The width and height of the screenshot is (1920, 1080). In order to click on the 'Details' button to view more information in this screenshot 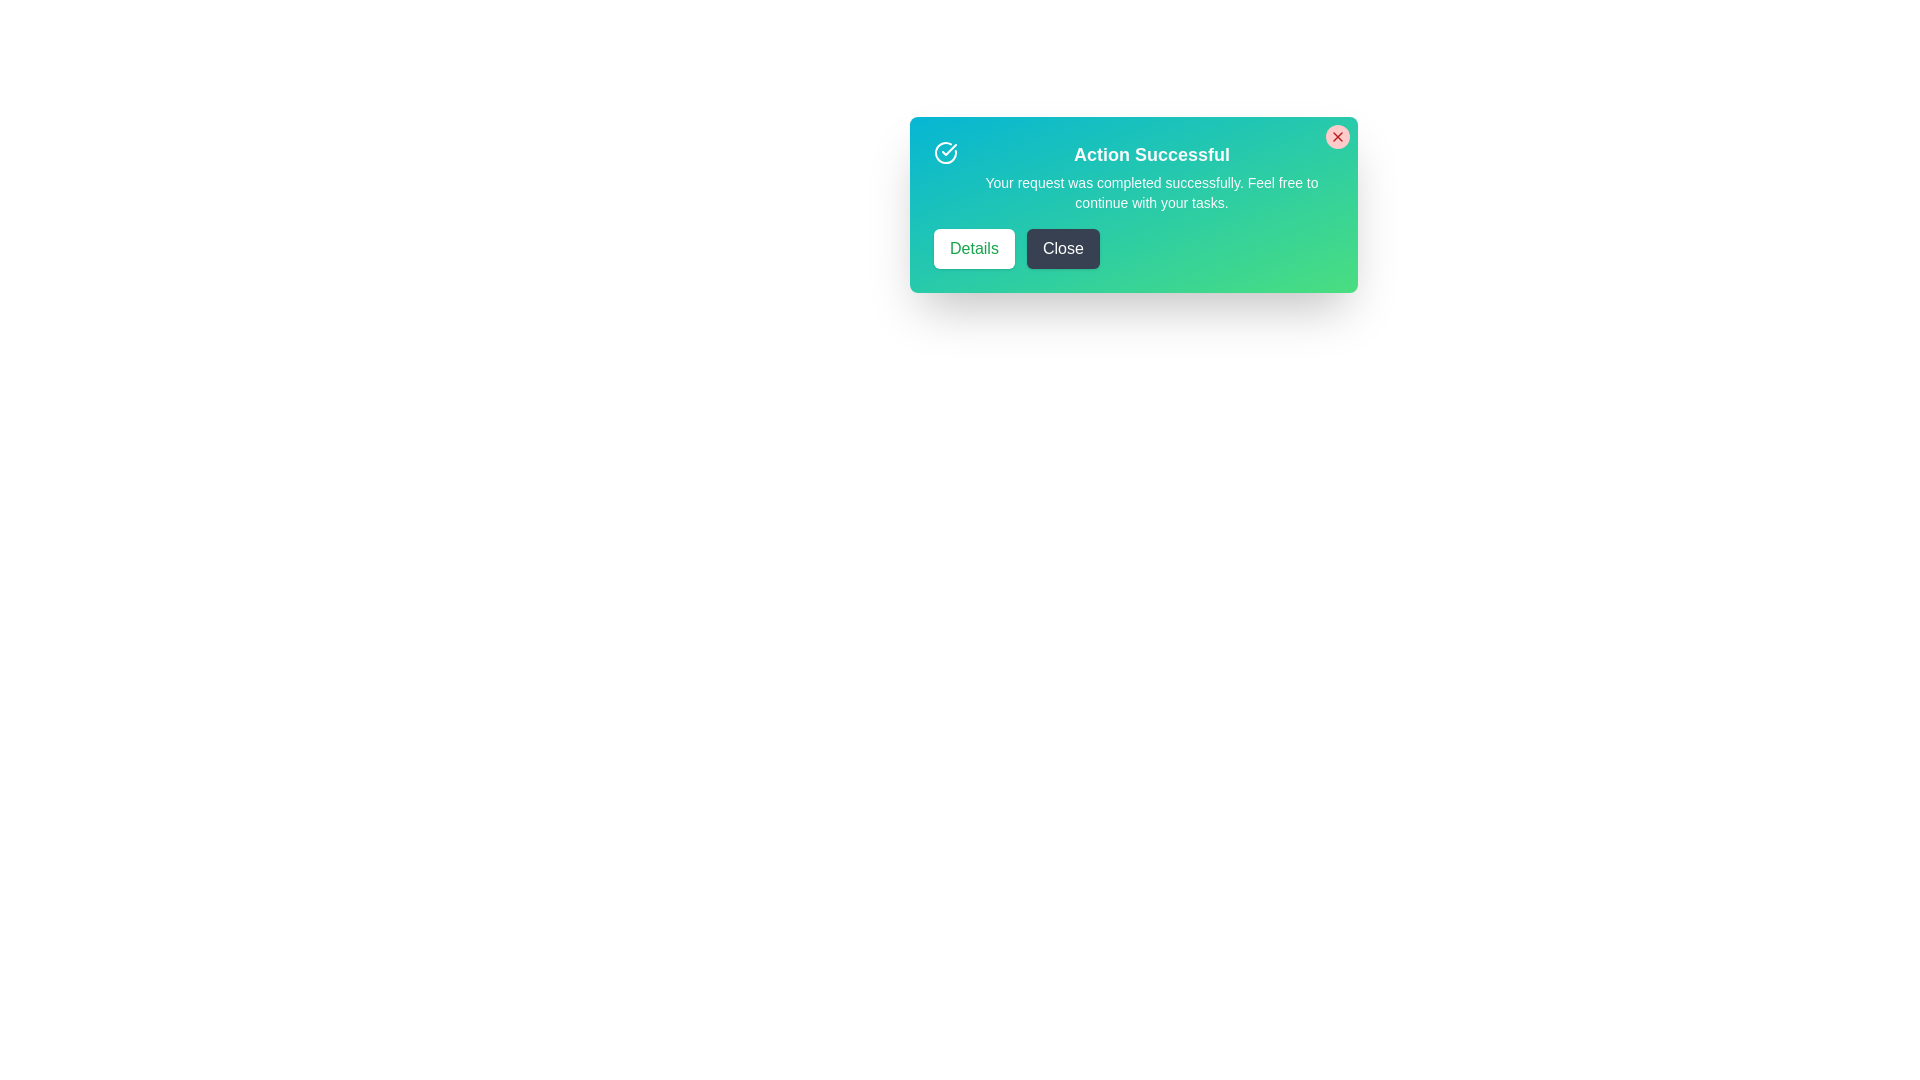, I will do `click(974, 248)`.